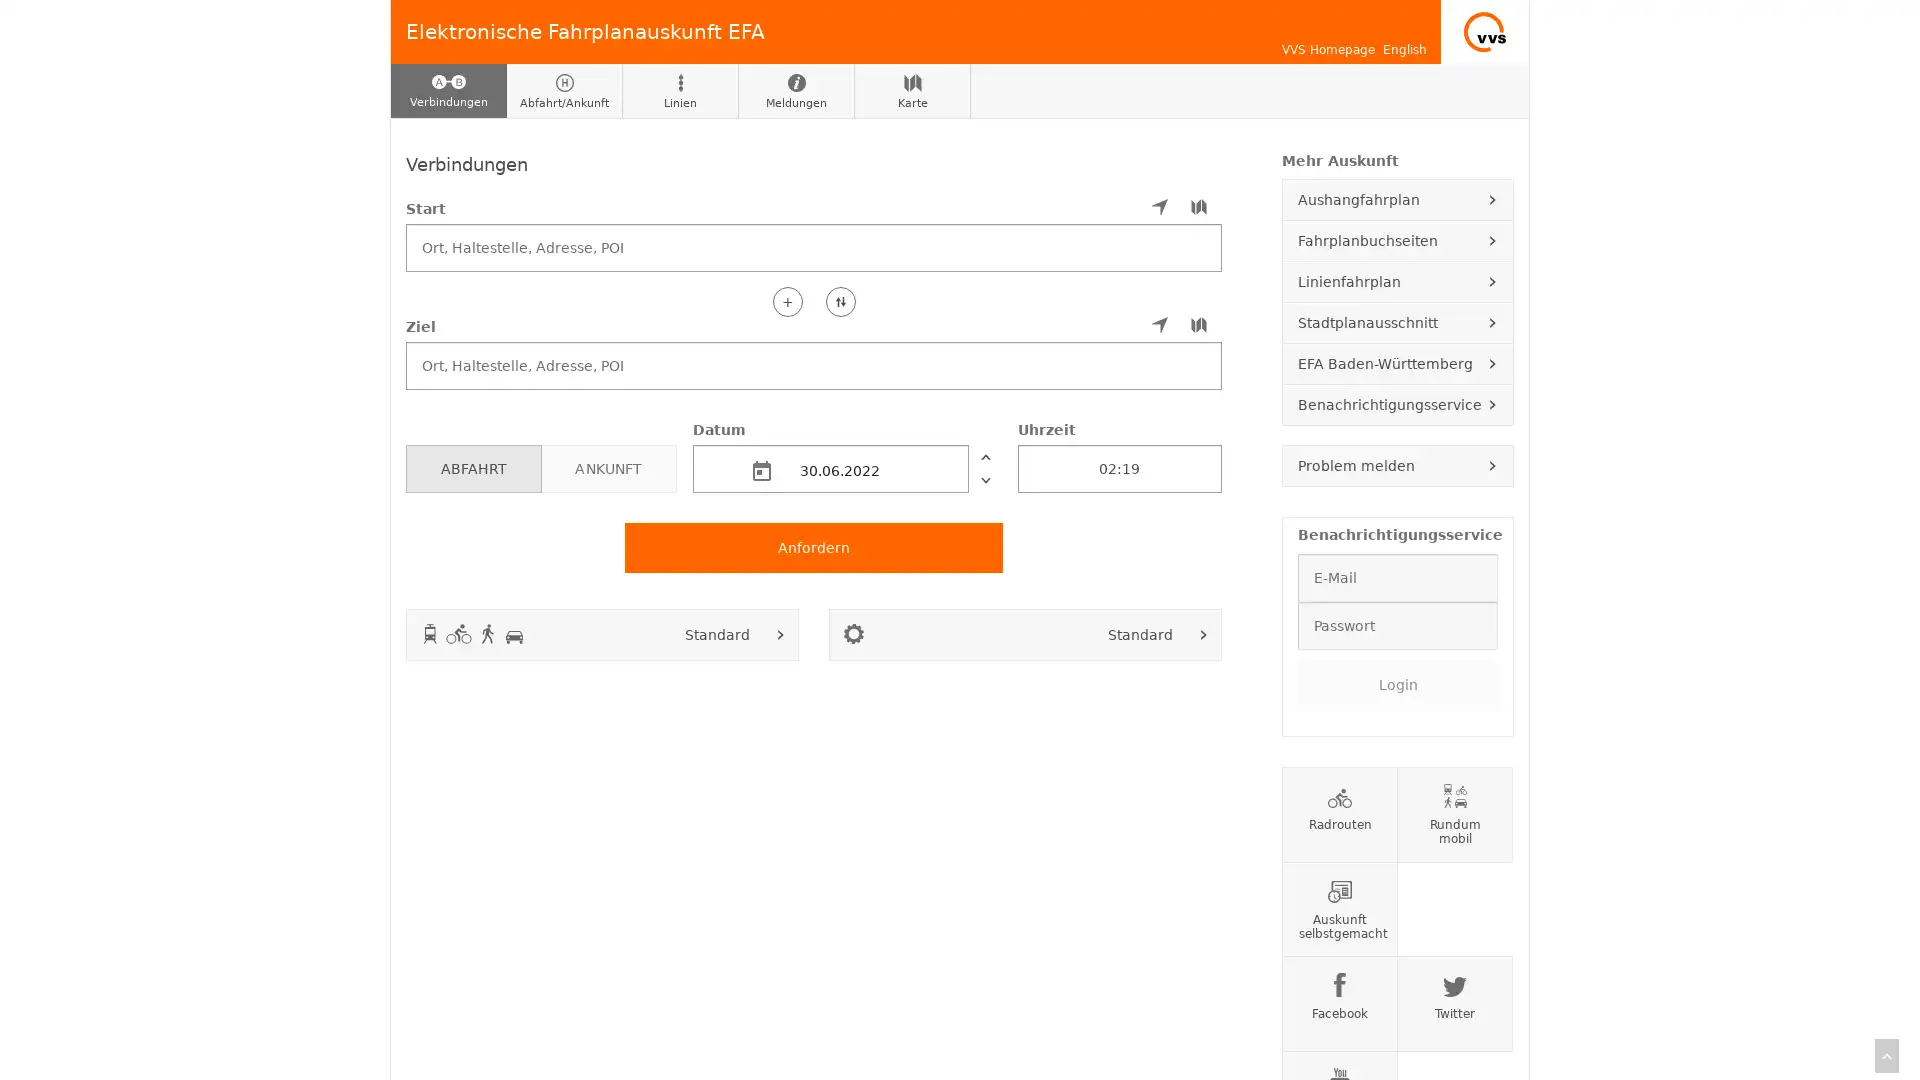  I want to click on 30.06.2022, so click(830, 467).